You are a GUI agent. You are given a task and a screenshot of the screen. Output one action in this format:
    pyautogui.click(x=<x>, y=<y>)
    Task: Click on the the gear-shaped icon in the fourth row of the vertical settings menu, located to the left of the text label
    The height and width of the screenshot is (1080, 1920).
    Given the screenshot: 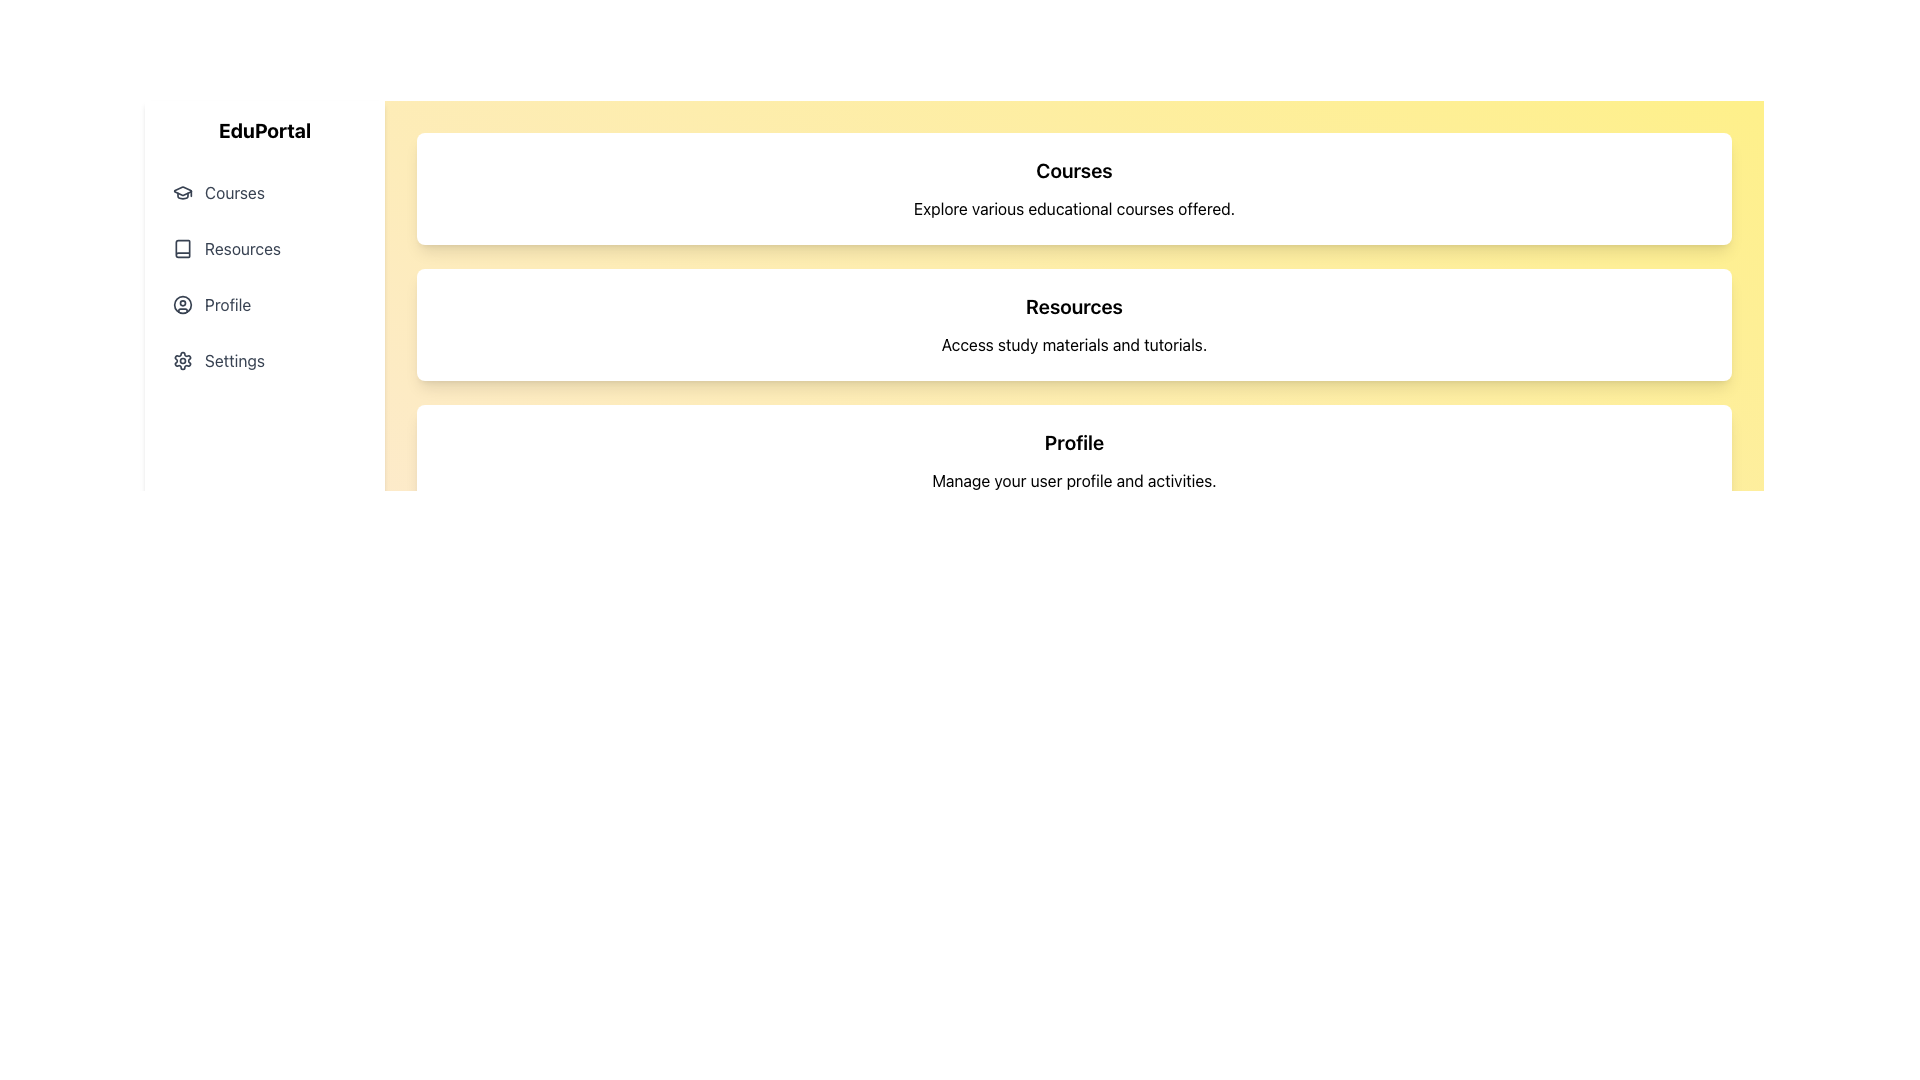 What is the action you would take?
    pyautogui.click(x=182, y=361)
    